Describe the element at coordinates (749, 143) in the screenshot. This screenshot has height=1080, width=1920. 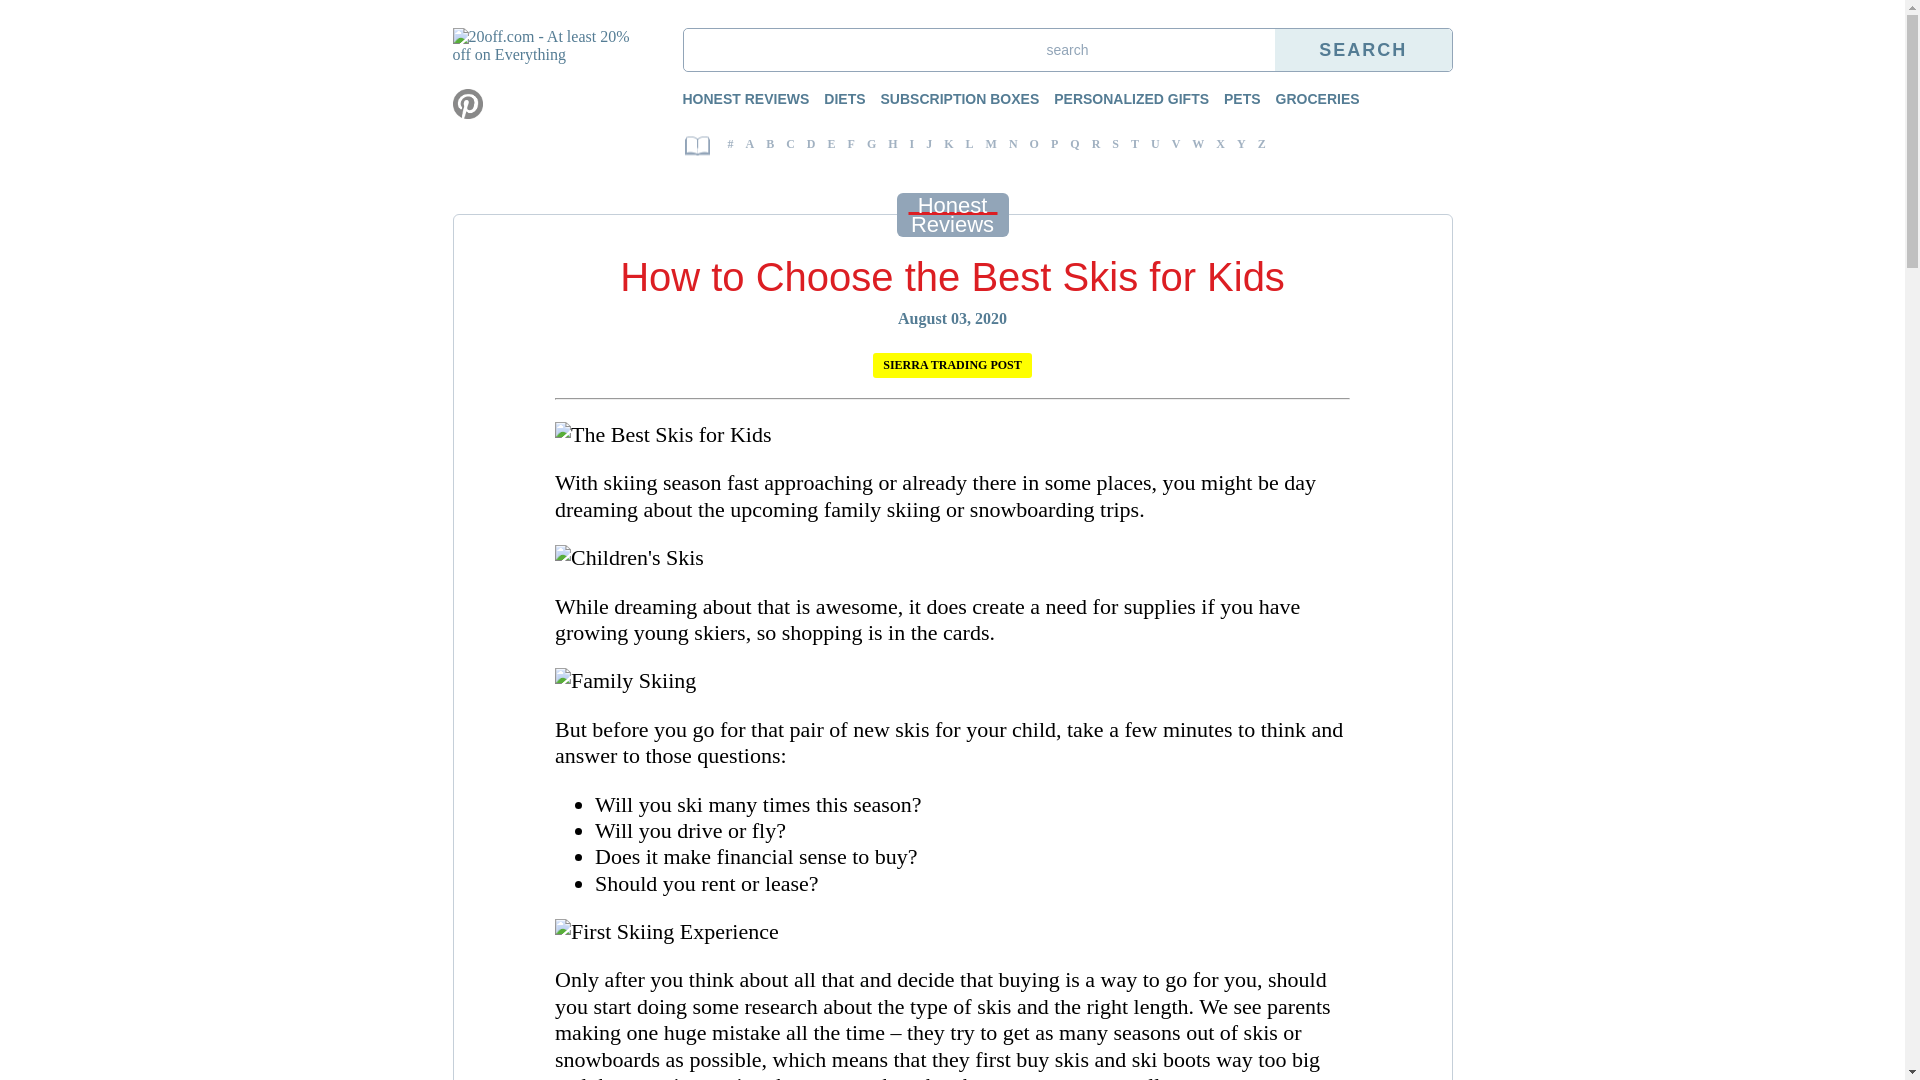
I see `'A'` at that location.